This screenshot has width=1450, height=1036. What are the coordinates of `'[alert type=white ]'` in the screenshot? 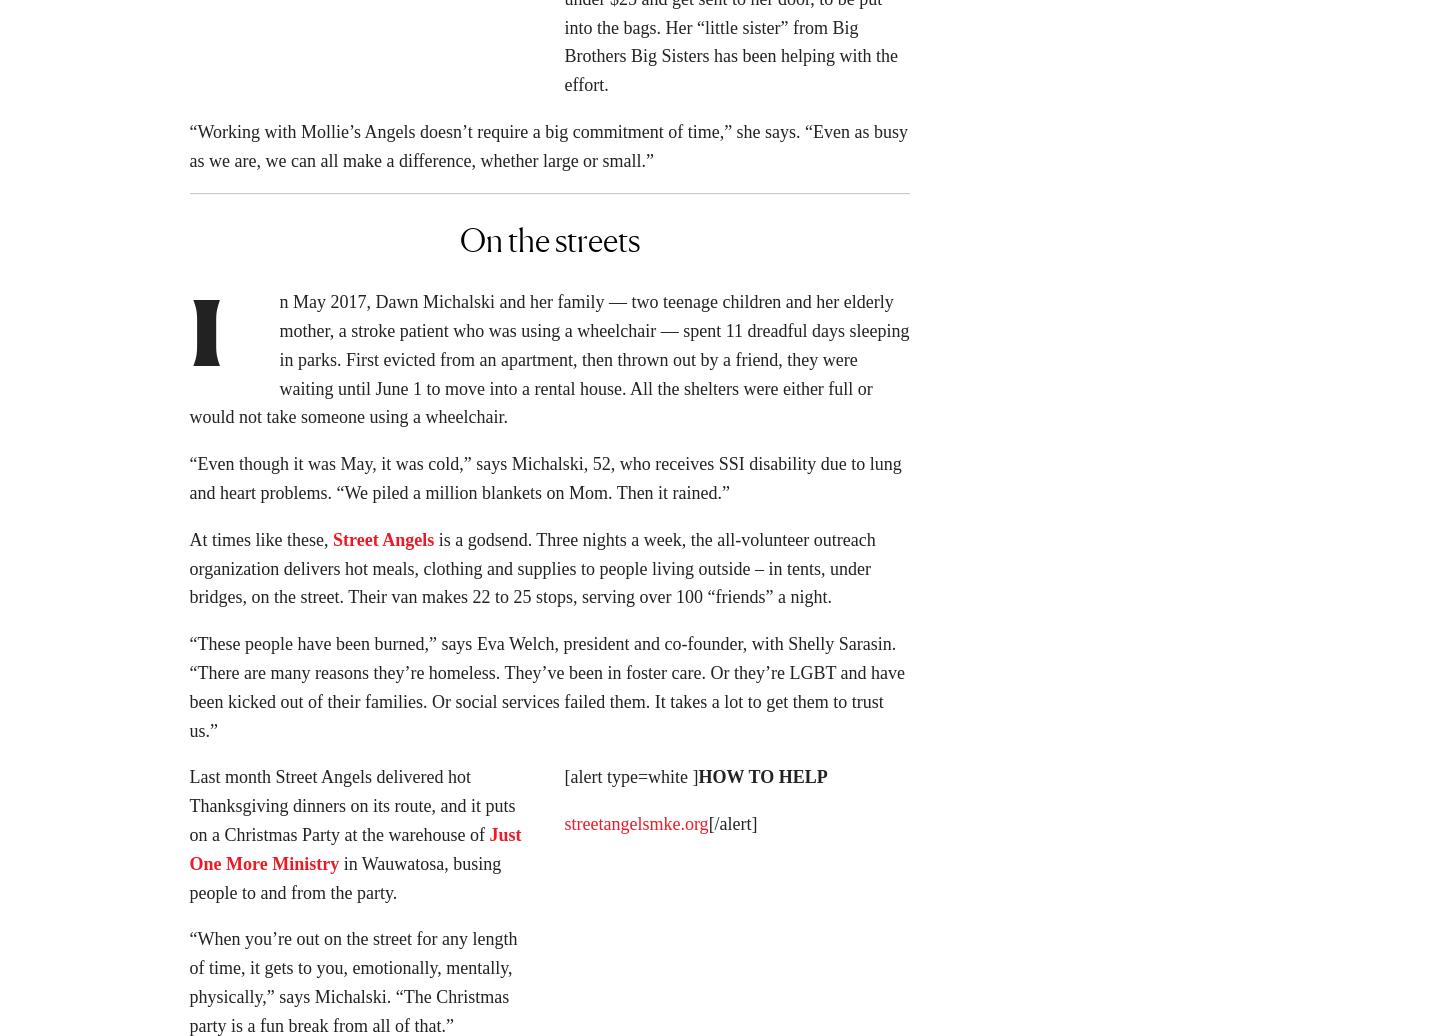 It's located at (630, 783).